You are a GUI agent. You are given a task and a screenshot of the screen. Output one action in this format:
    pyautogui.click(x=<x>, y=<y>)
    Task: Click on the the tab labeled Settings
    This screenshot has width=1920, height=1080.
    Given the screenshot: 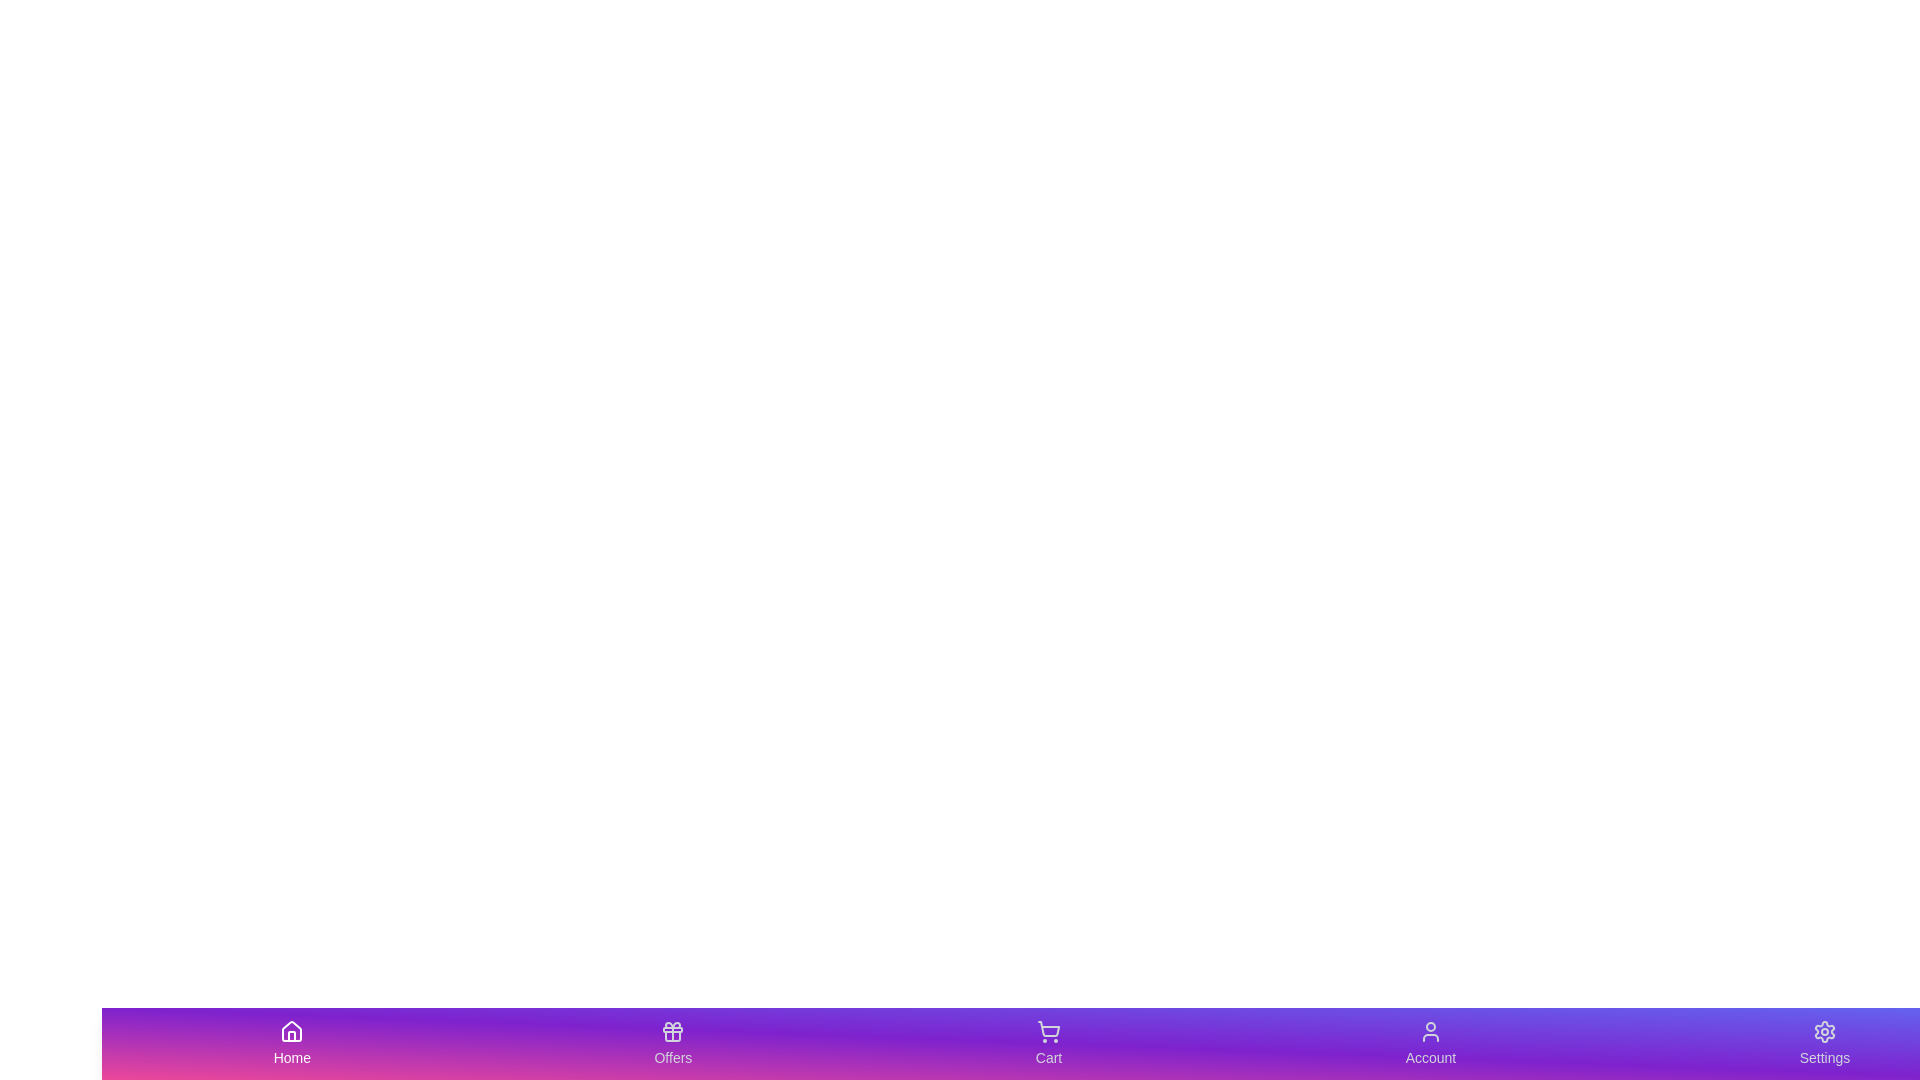 What is the action you would take?
    pyautogui.click(x=1824, y=1043)
    